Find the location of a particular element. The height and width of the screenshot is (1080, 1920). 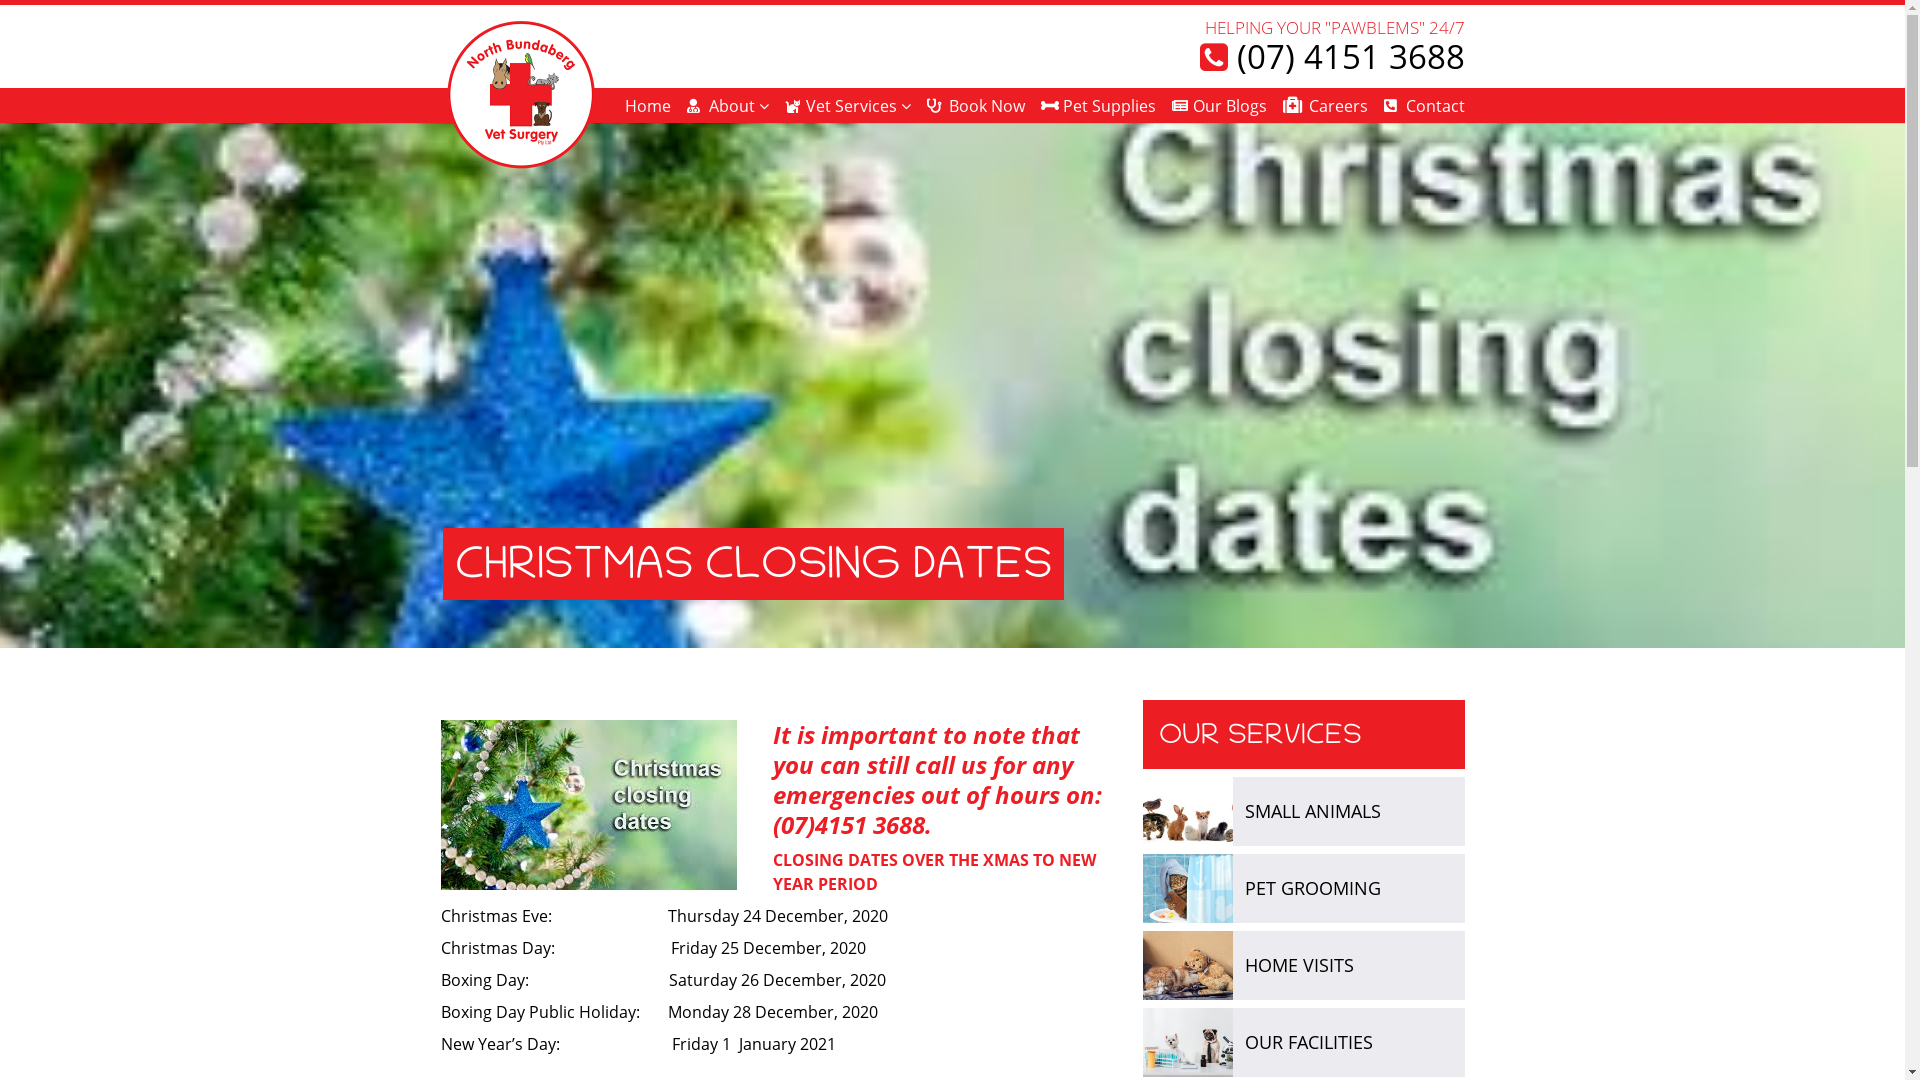

'About' is located at coordinates (686, 105).